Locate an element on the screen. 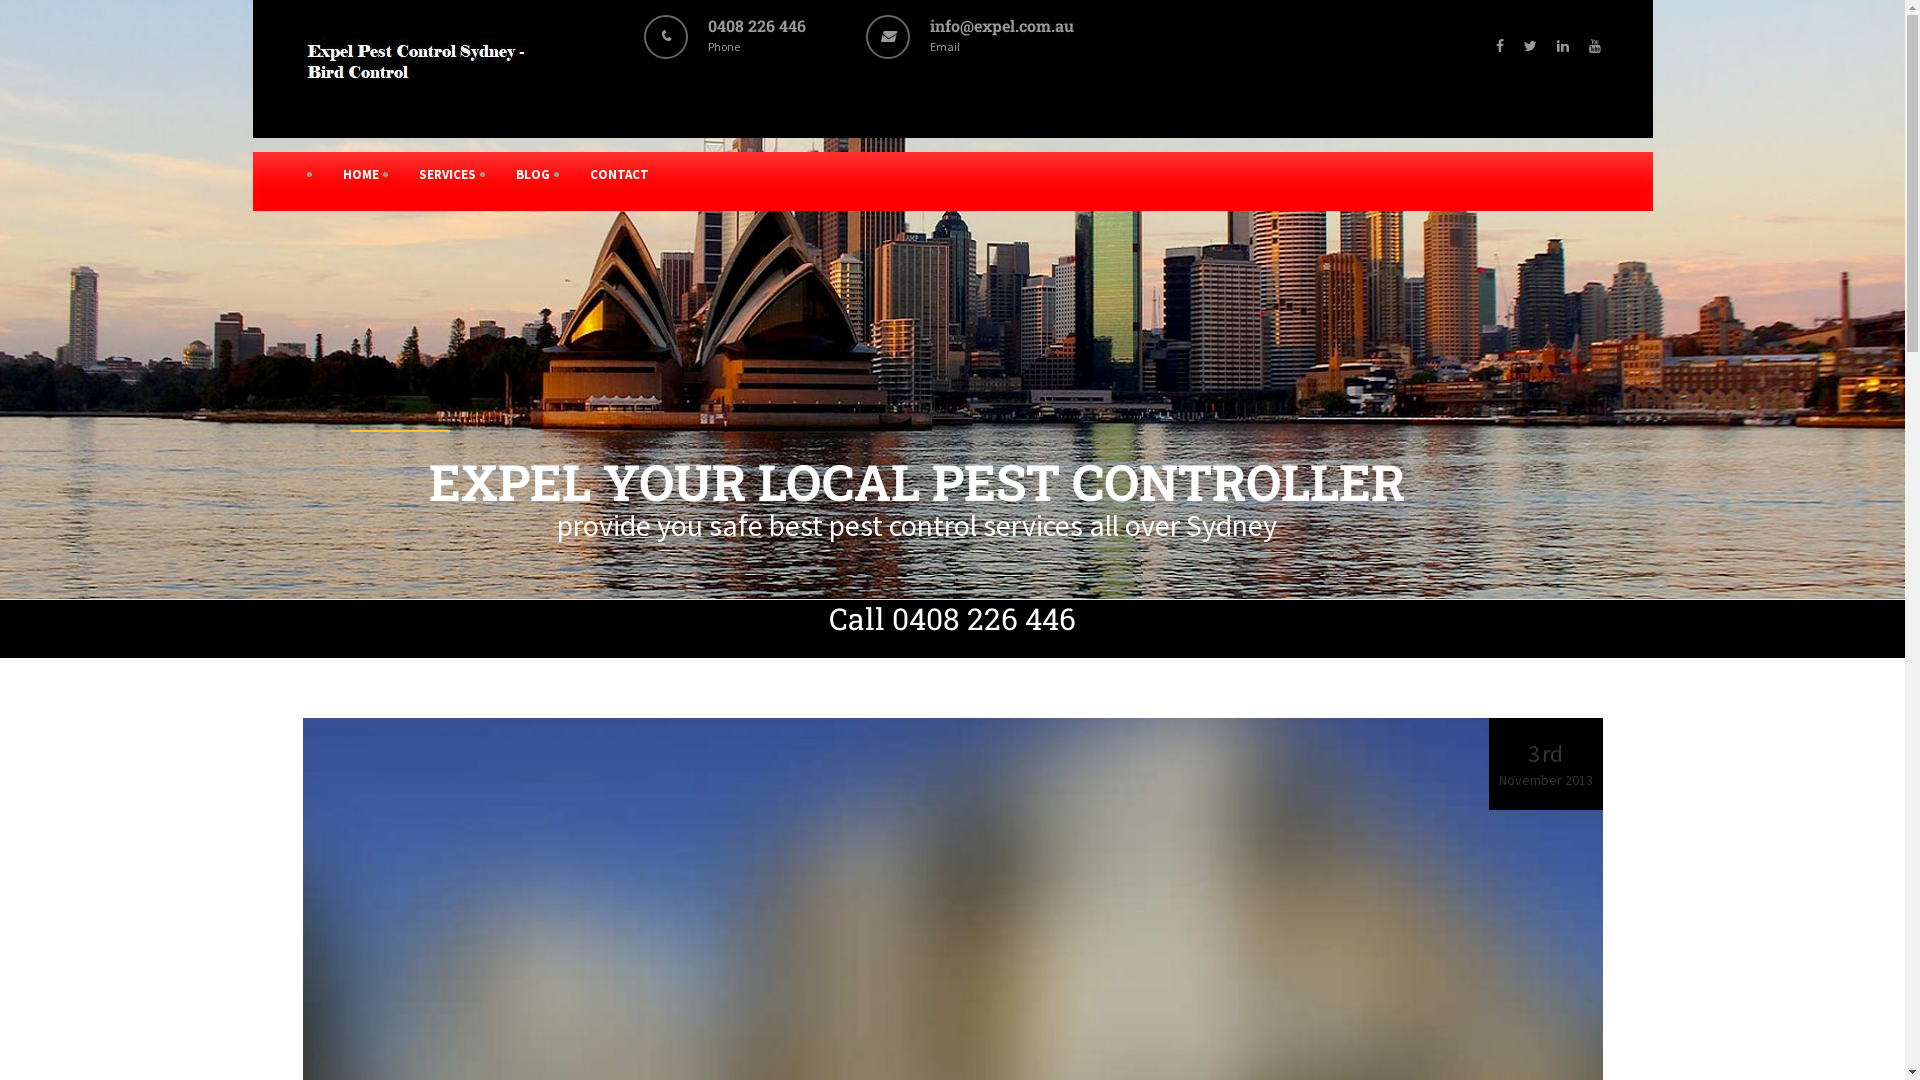 This screenshot has height=1080, width=1920. 'BLOG' is located at coordinates (532, 173).